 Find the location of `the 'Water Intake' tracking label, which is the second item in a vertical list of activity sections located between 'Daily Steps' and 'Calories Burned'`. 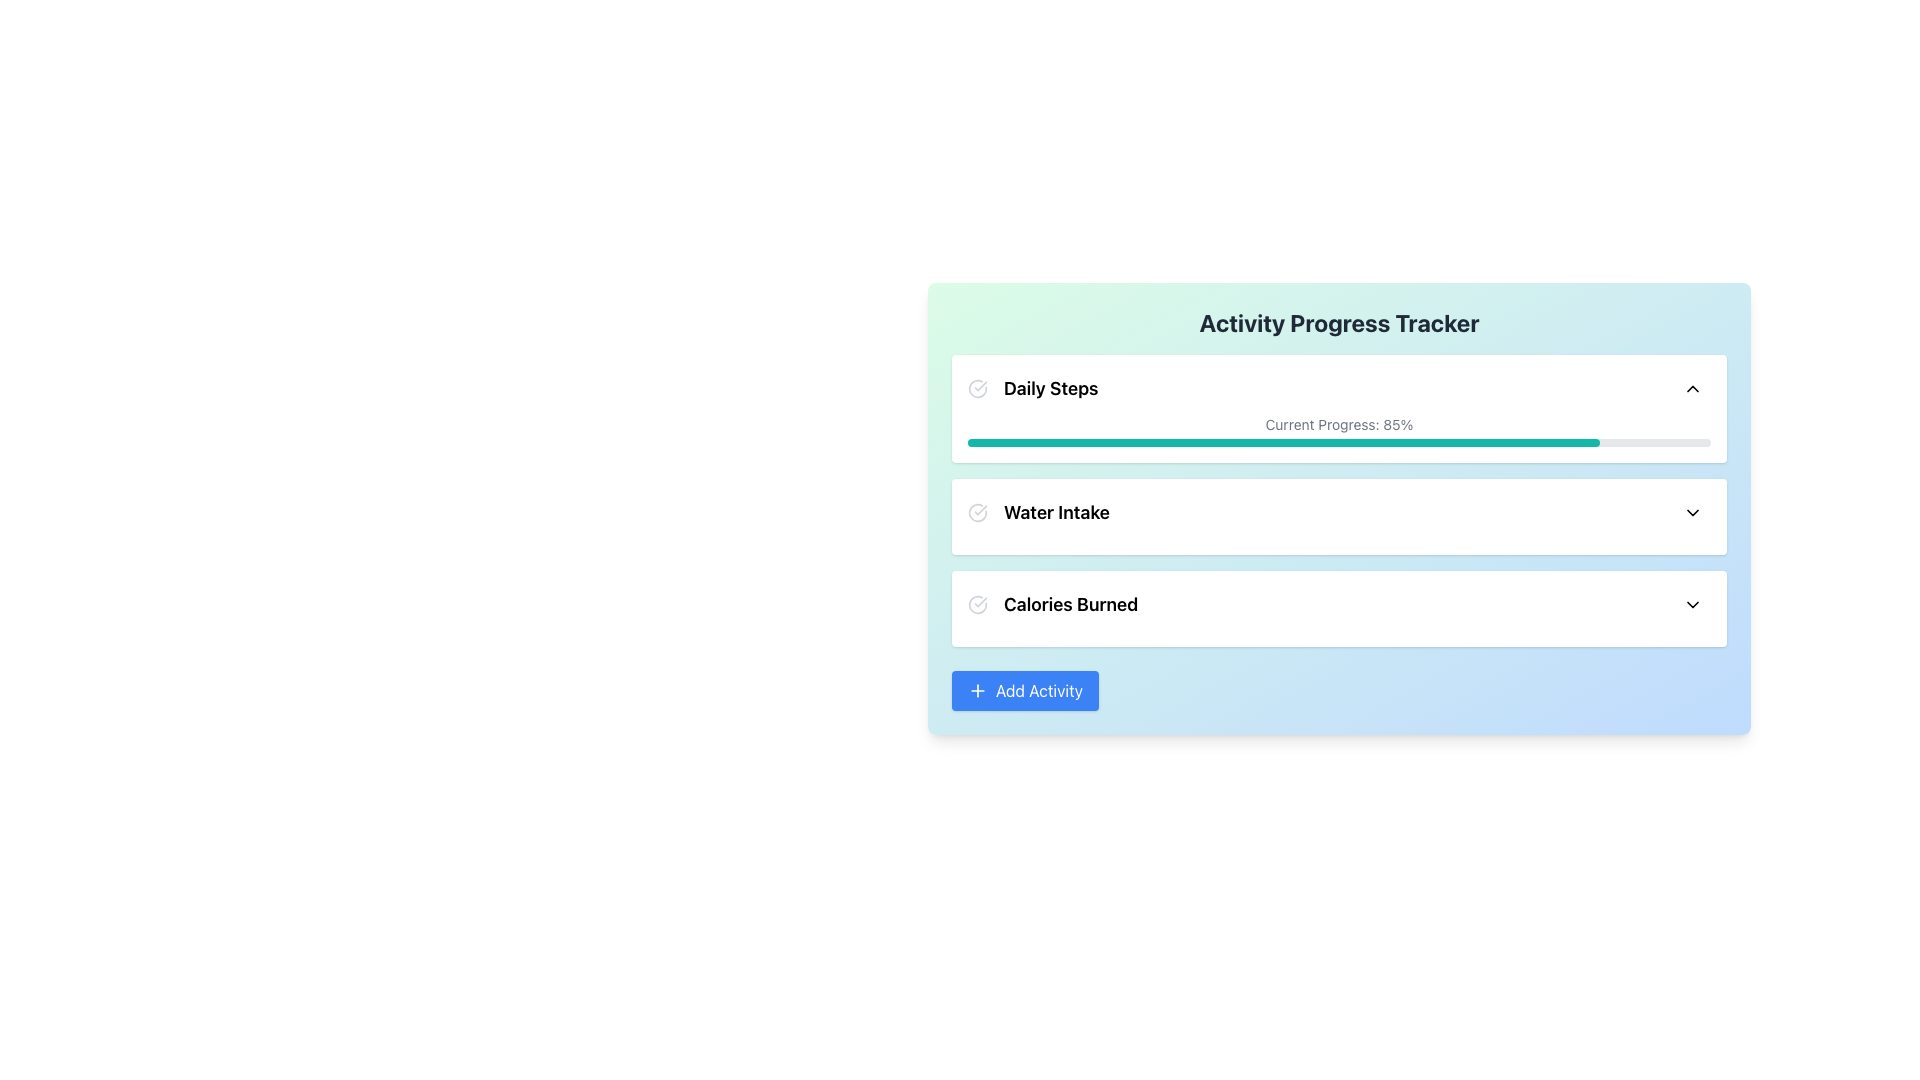

the 'Water Intake' tracking label, which is the second item in a vertical list of activity sections located between 'Daily Steps' and 'Calories Burned' is located at coordinates (1038, 512).